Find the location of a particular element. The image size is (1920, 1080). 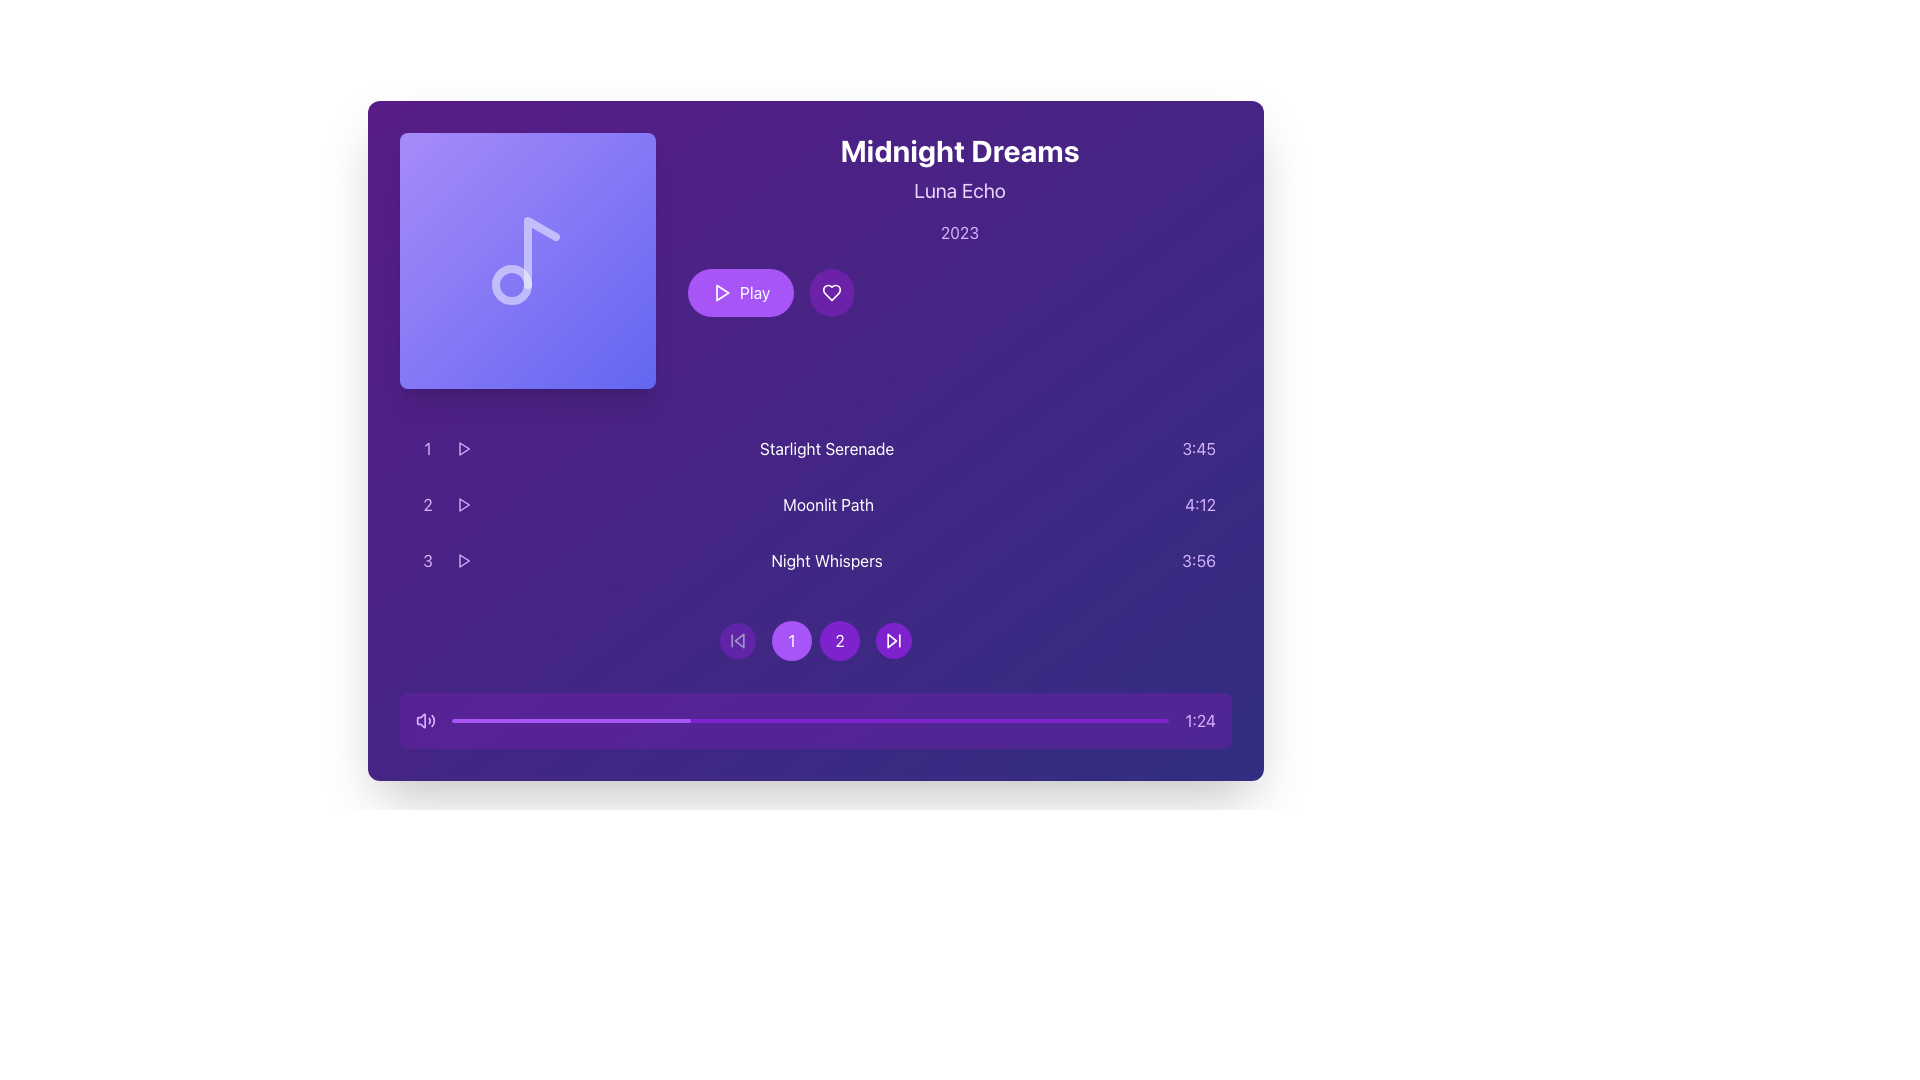

the progress is located at coordinates (483, 721).